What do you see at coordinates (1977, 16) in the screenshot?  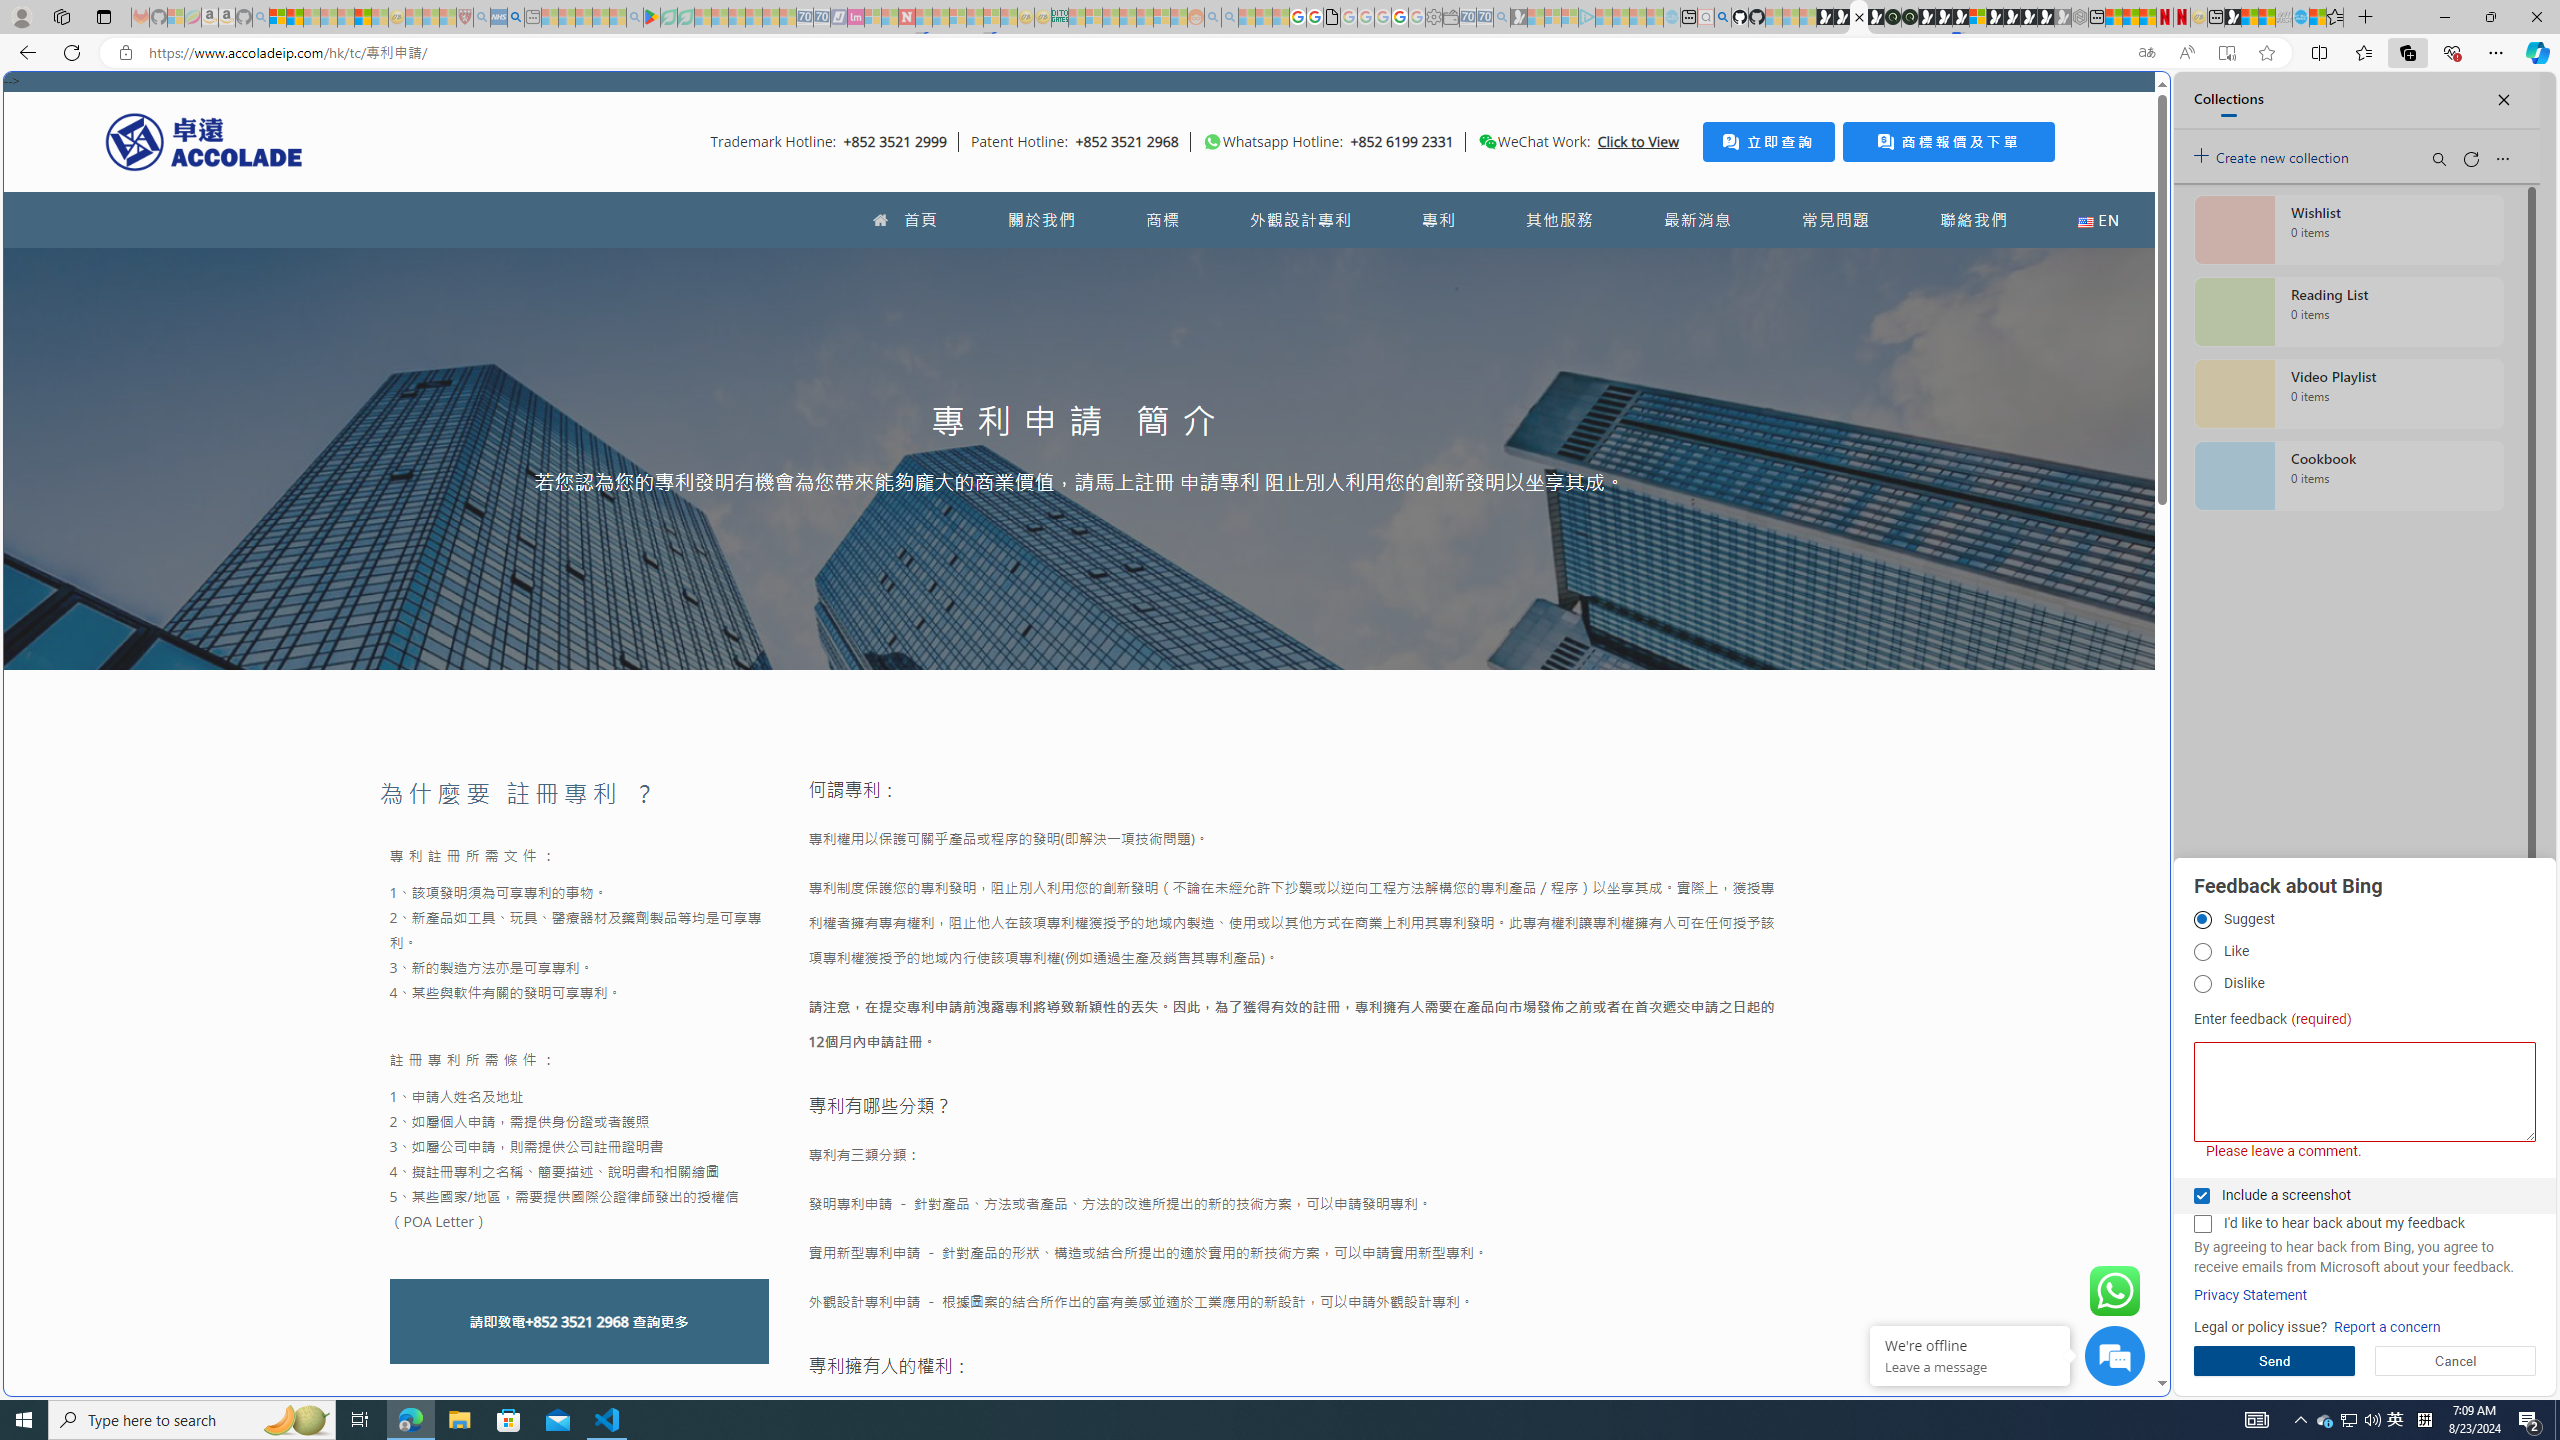 I see `'Sign in to your account'` at bounding box center [1977, 16].